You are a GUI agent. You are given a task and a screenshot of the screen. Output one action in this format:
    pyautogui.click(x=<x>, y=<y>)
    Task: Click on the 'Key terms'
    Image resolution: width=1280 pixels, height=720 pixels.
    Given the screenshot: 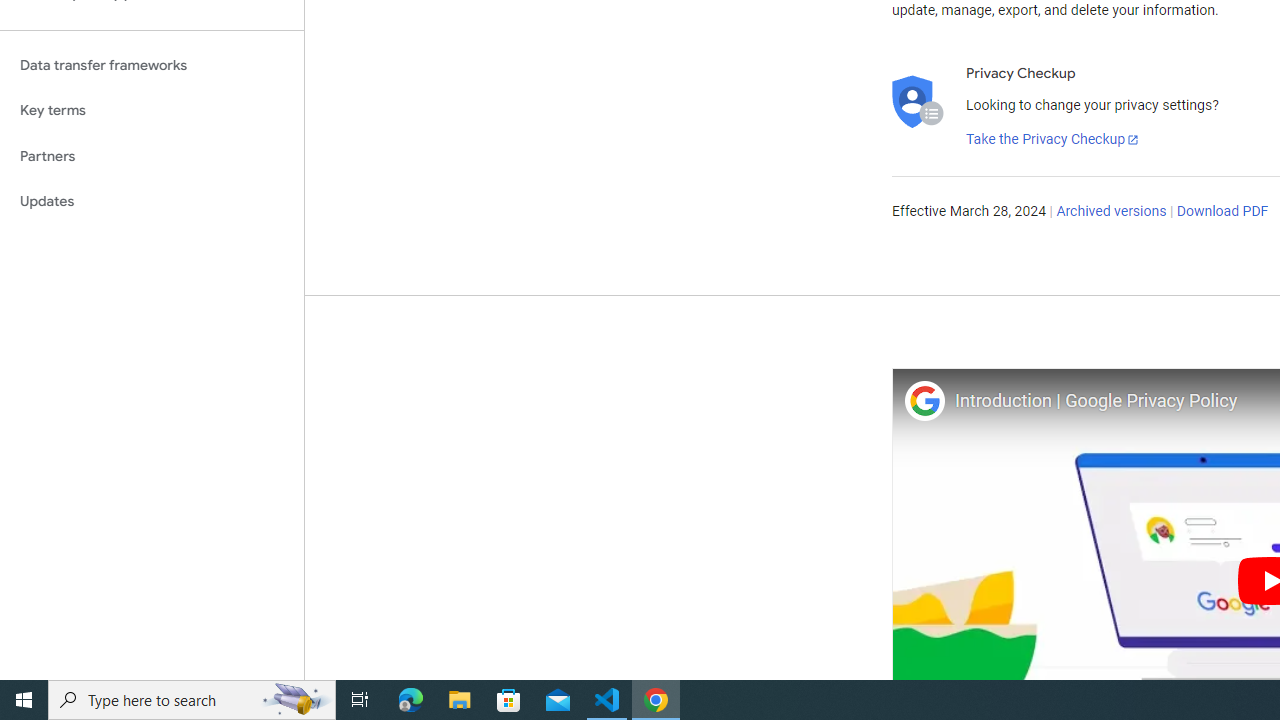 What is the action you would take?
    pyautogui.click(x=151, y=110)
    